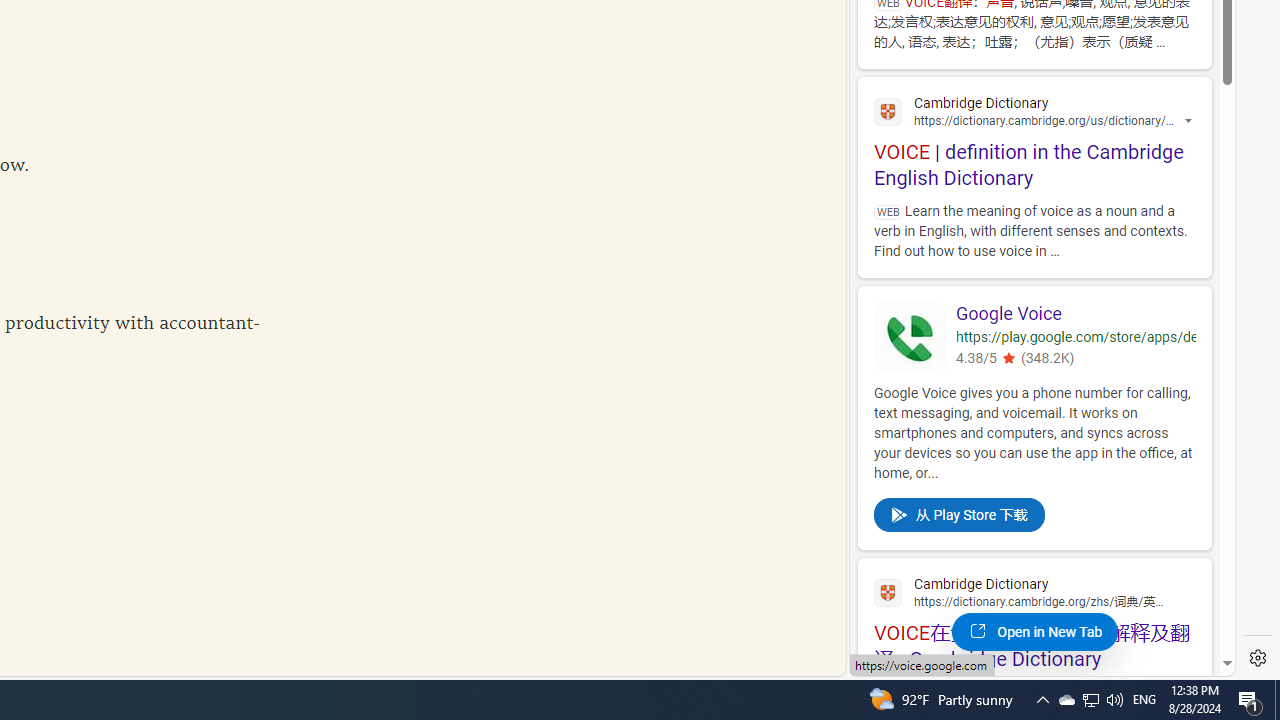 The width and height of the screenshot is (1280, 720). Describe the element at coordinates (1074, 360) in the screenshot. I see `'4.38/5(348.2K)'` at that location.